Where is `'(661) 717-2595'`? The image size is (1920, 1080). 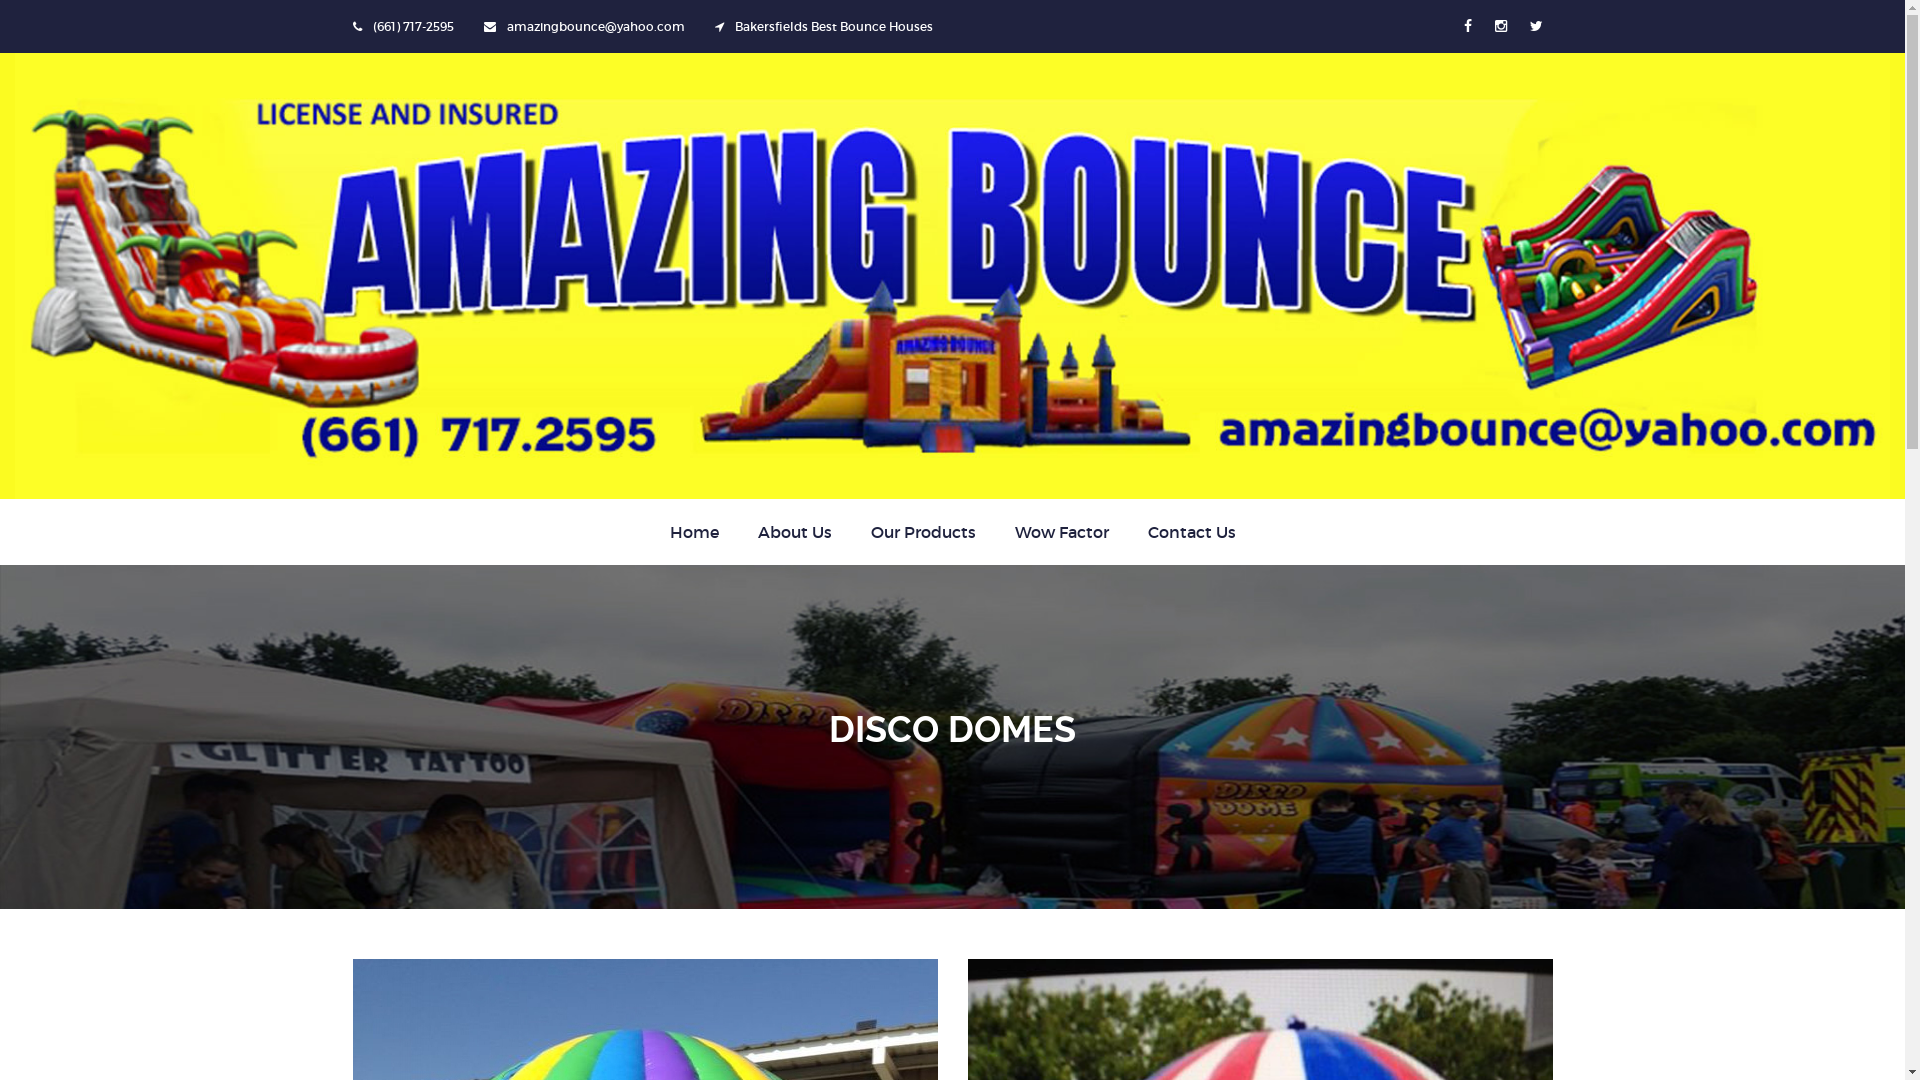 '(661) 717-2595' is located at coordinates (411, 26).